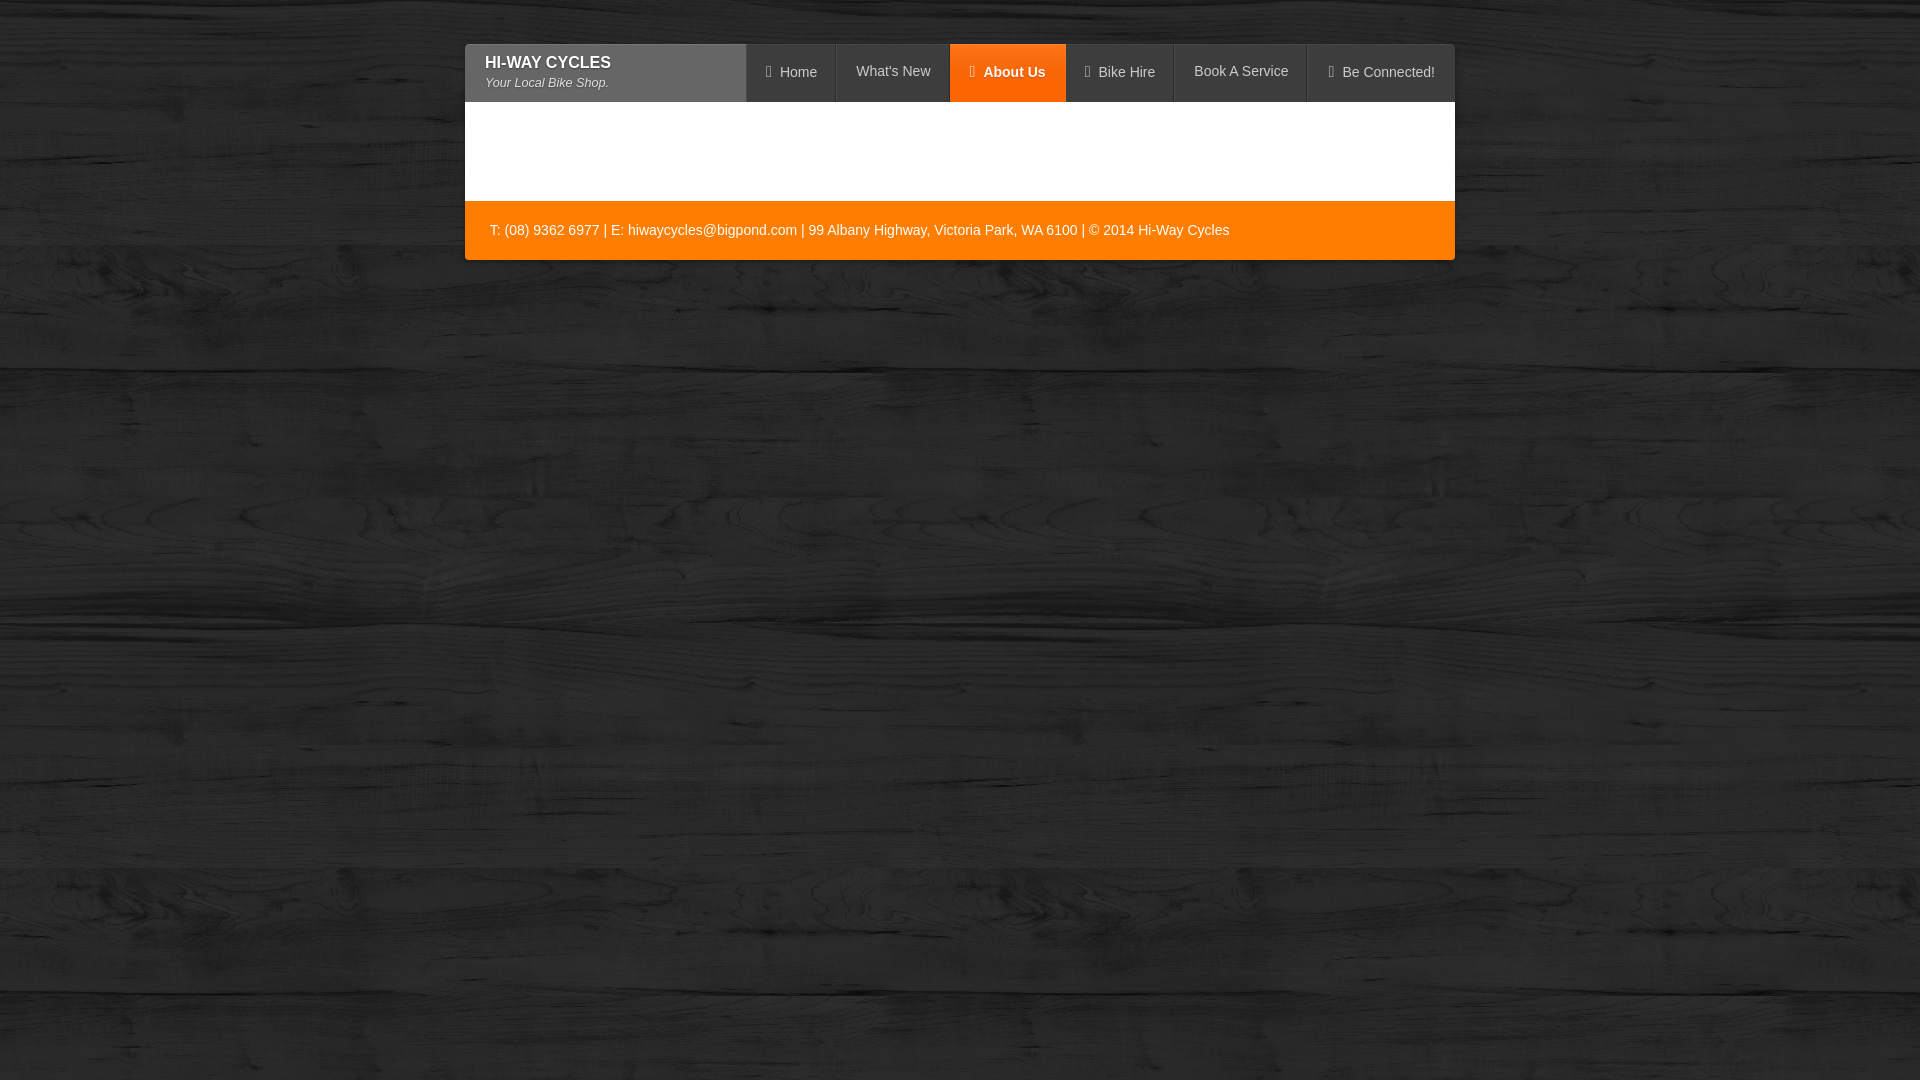  I want to click on 'What's New', so click(835, 72).